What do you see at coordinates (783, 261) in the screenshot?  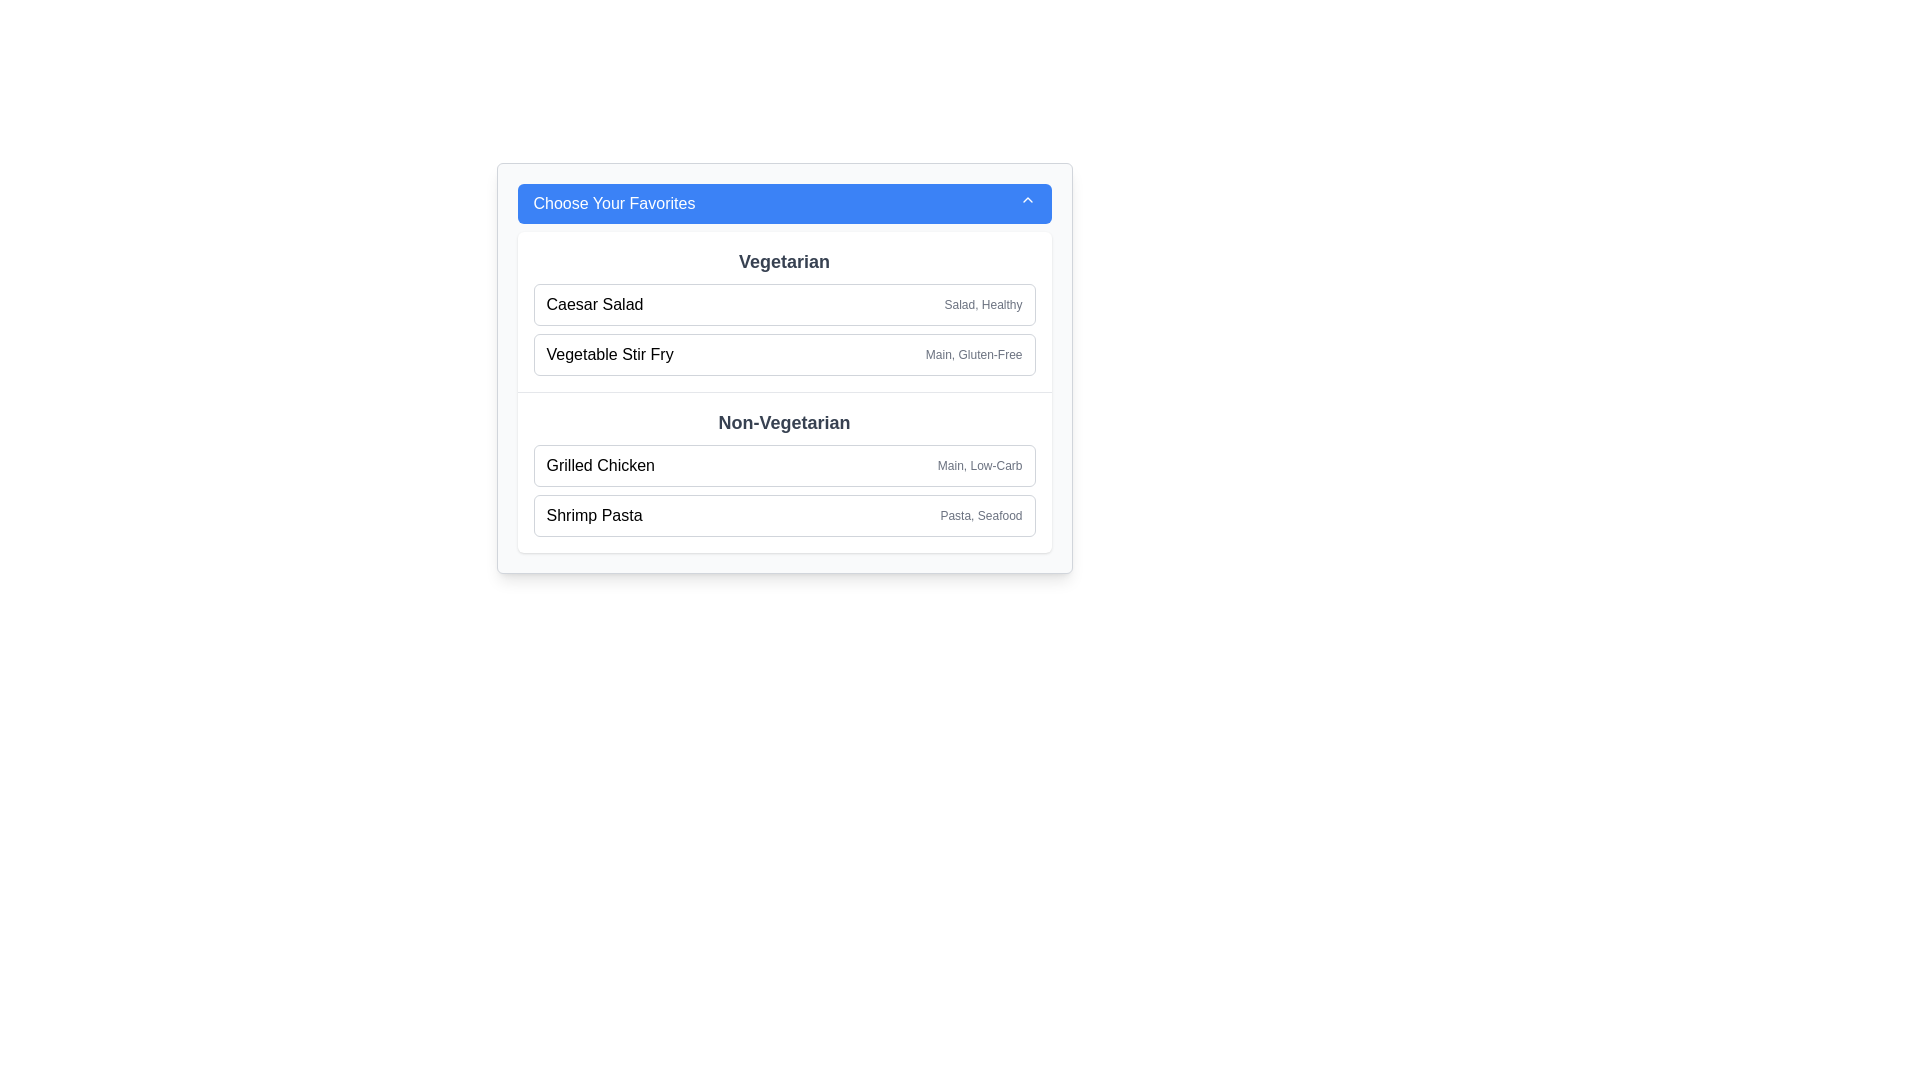 I see `the Text label indicating 'Vegetarian Dishes', which is located below 'Choose Your Favorites' and above 'Caesar Salad' and 'Vegetable Stir Fry'` at bounding box center [783, 261].